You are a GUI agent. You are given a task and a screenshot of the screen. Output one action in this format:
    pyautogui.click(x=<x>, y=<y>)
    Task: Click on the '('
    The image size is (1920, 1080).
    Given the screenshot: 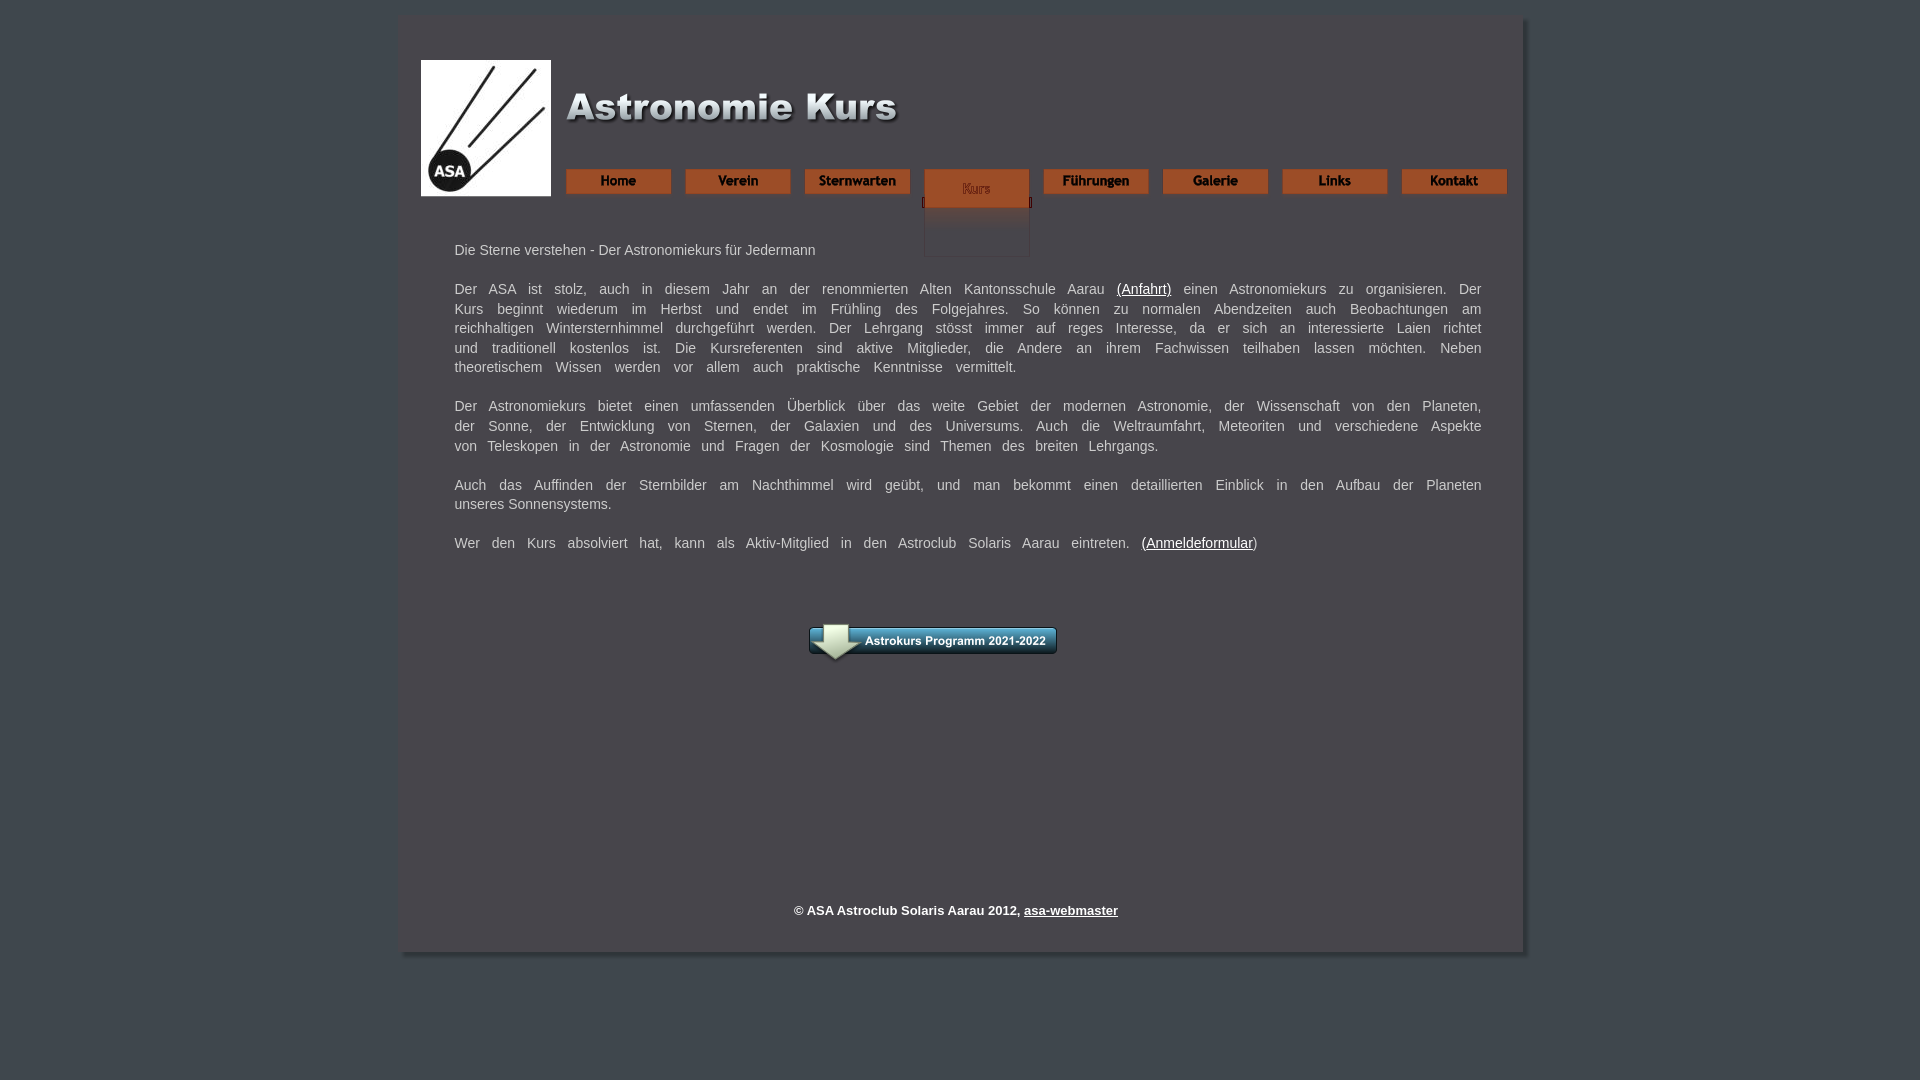 What is the action you would take?
    pyautogui.click(x=1144, y=543)
    